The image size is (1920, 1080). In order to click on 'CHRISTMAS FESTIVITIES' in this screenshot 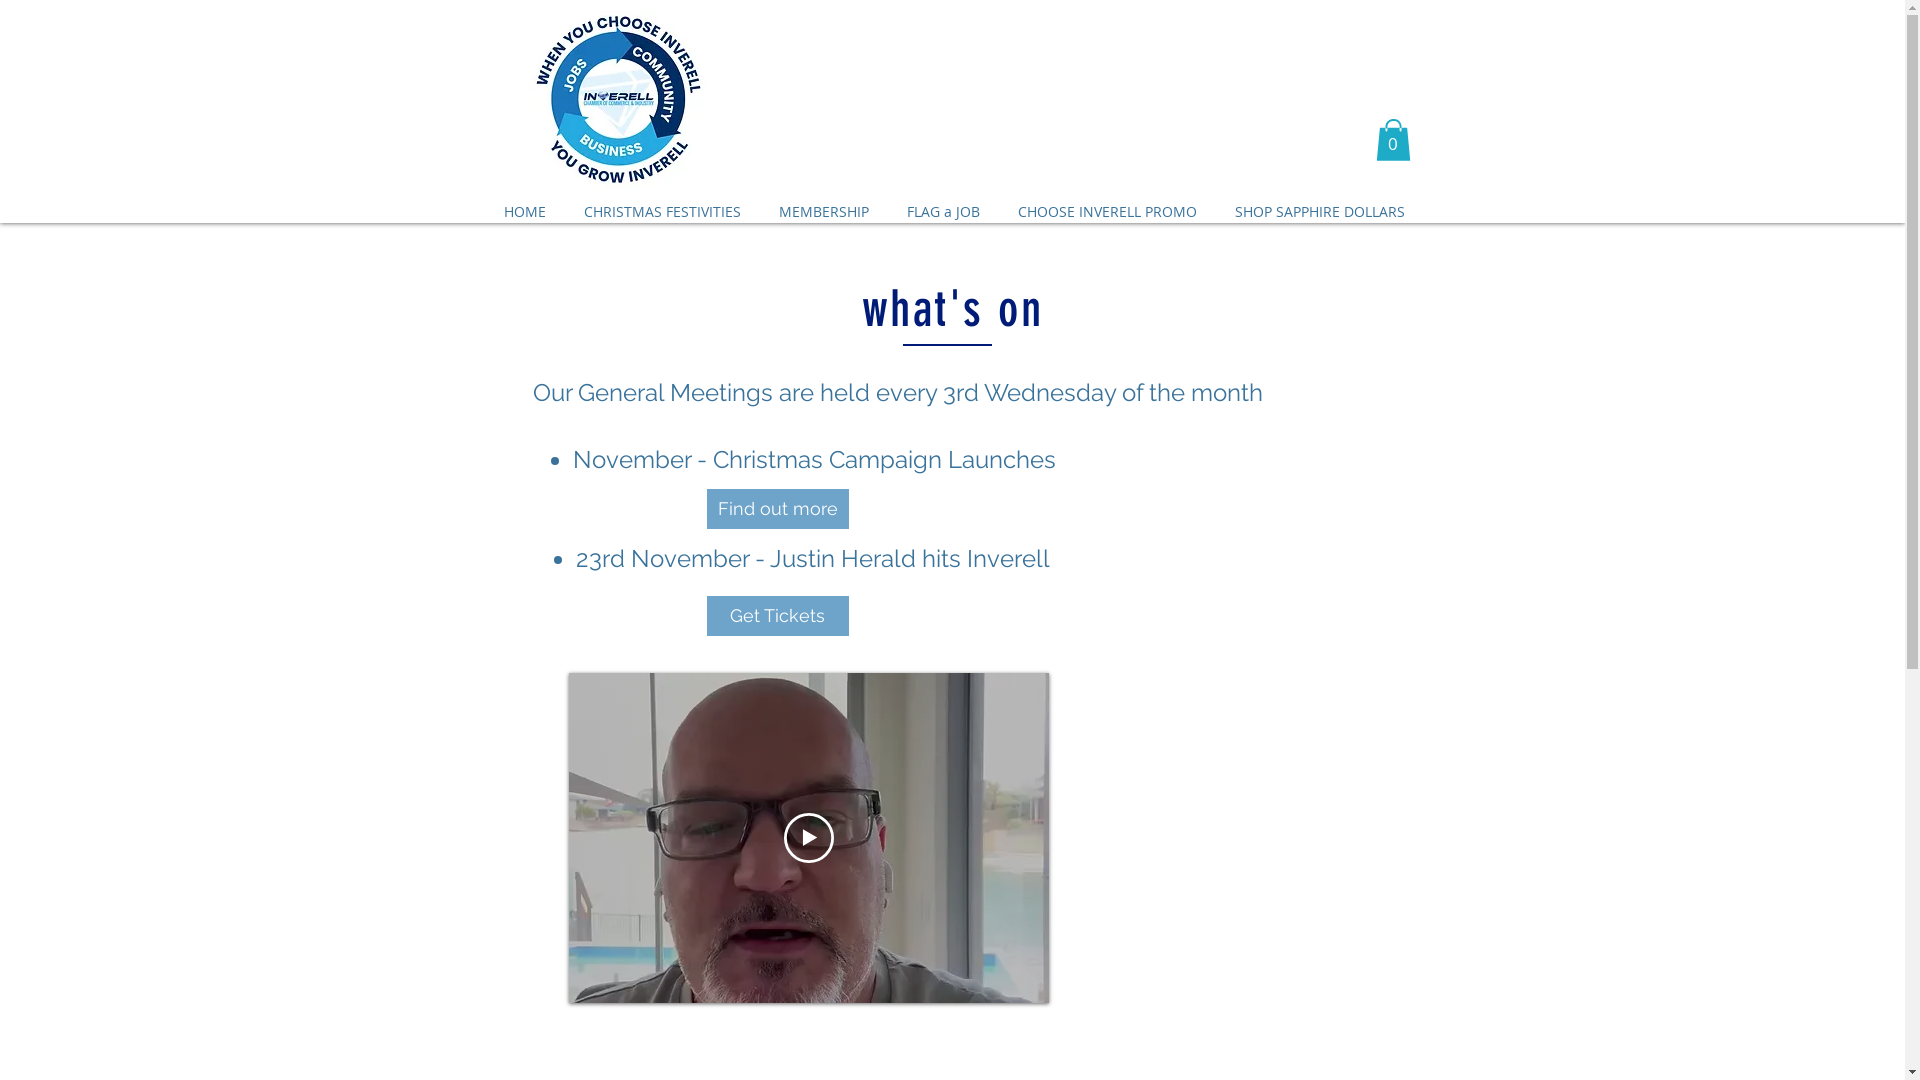, I will do `click(563, 211)`.